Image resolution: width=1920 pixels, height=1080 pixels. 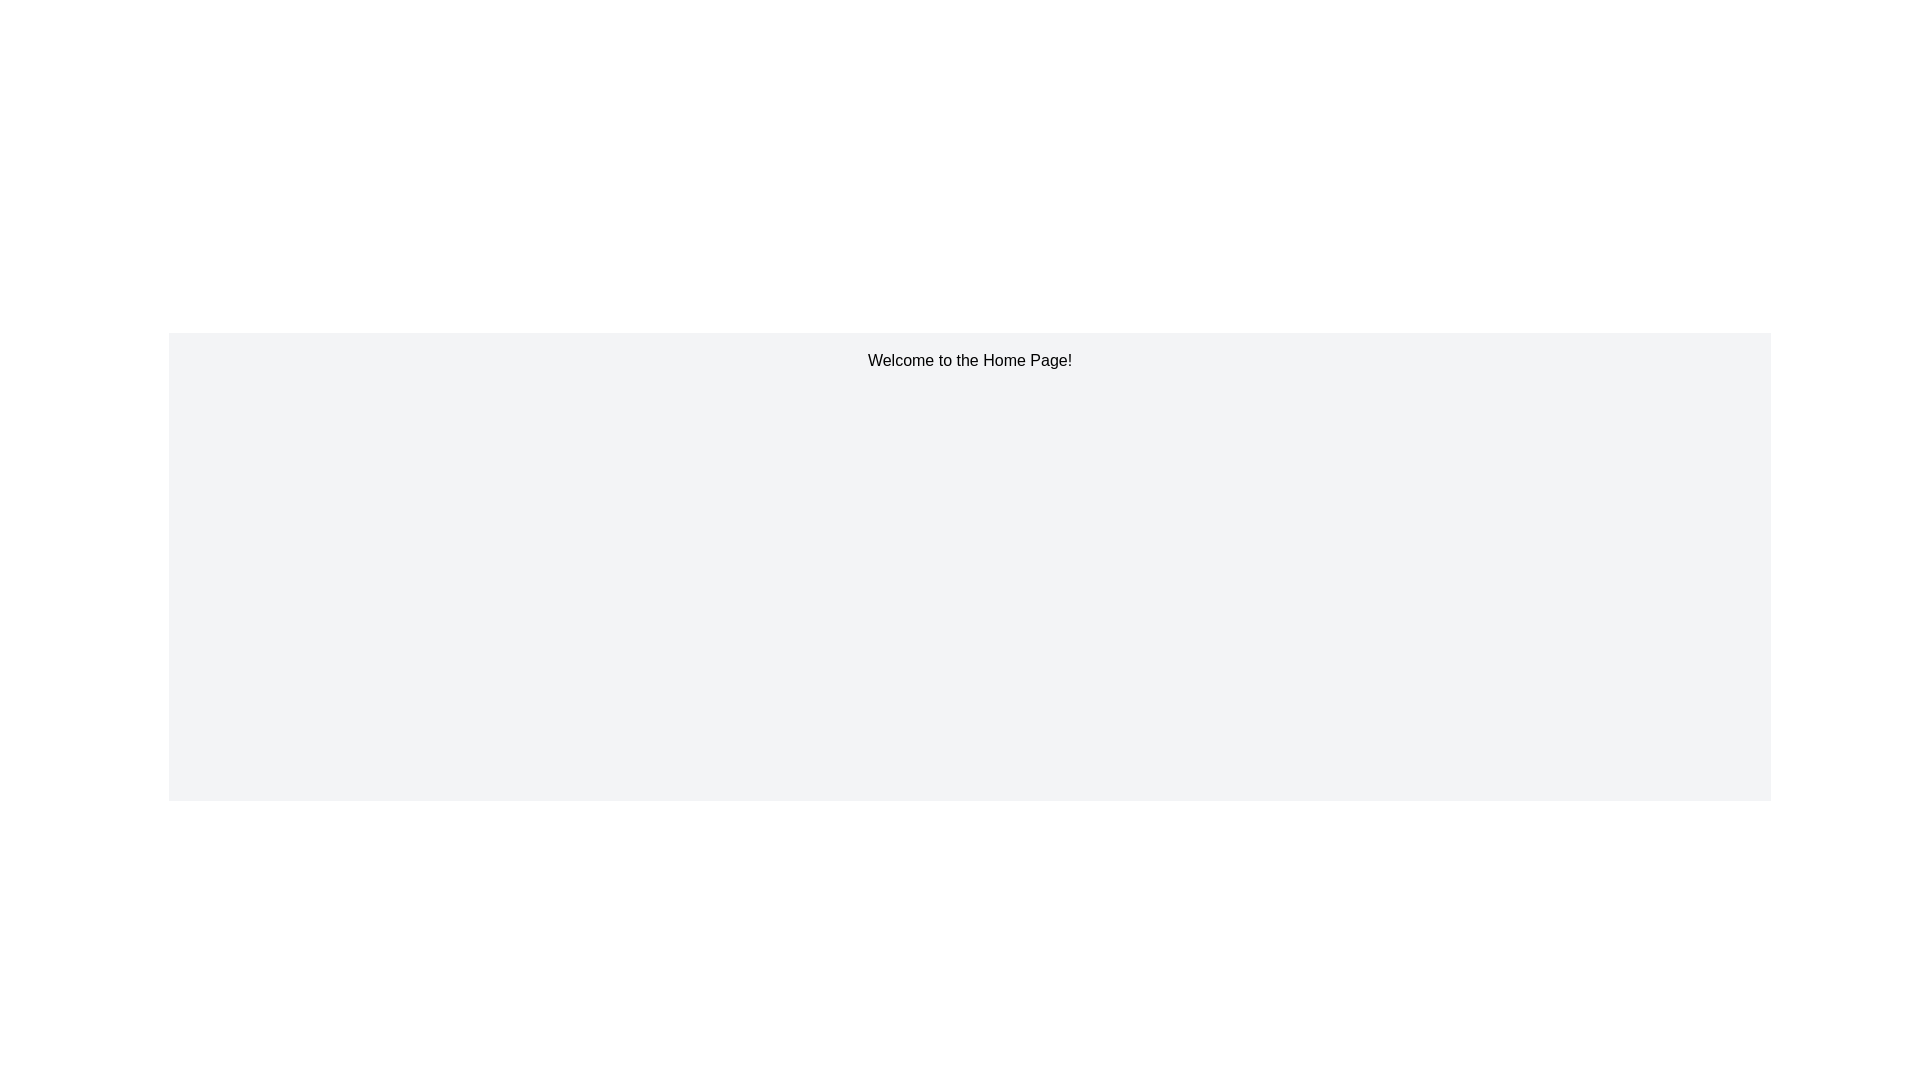 I want to click on text of the centered header that reads 'Welcome to the Home Page!' located in the upper section of the main content area, so click(x=969, y=361).